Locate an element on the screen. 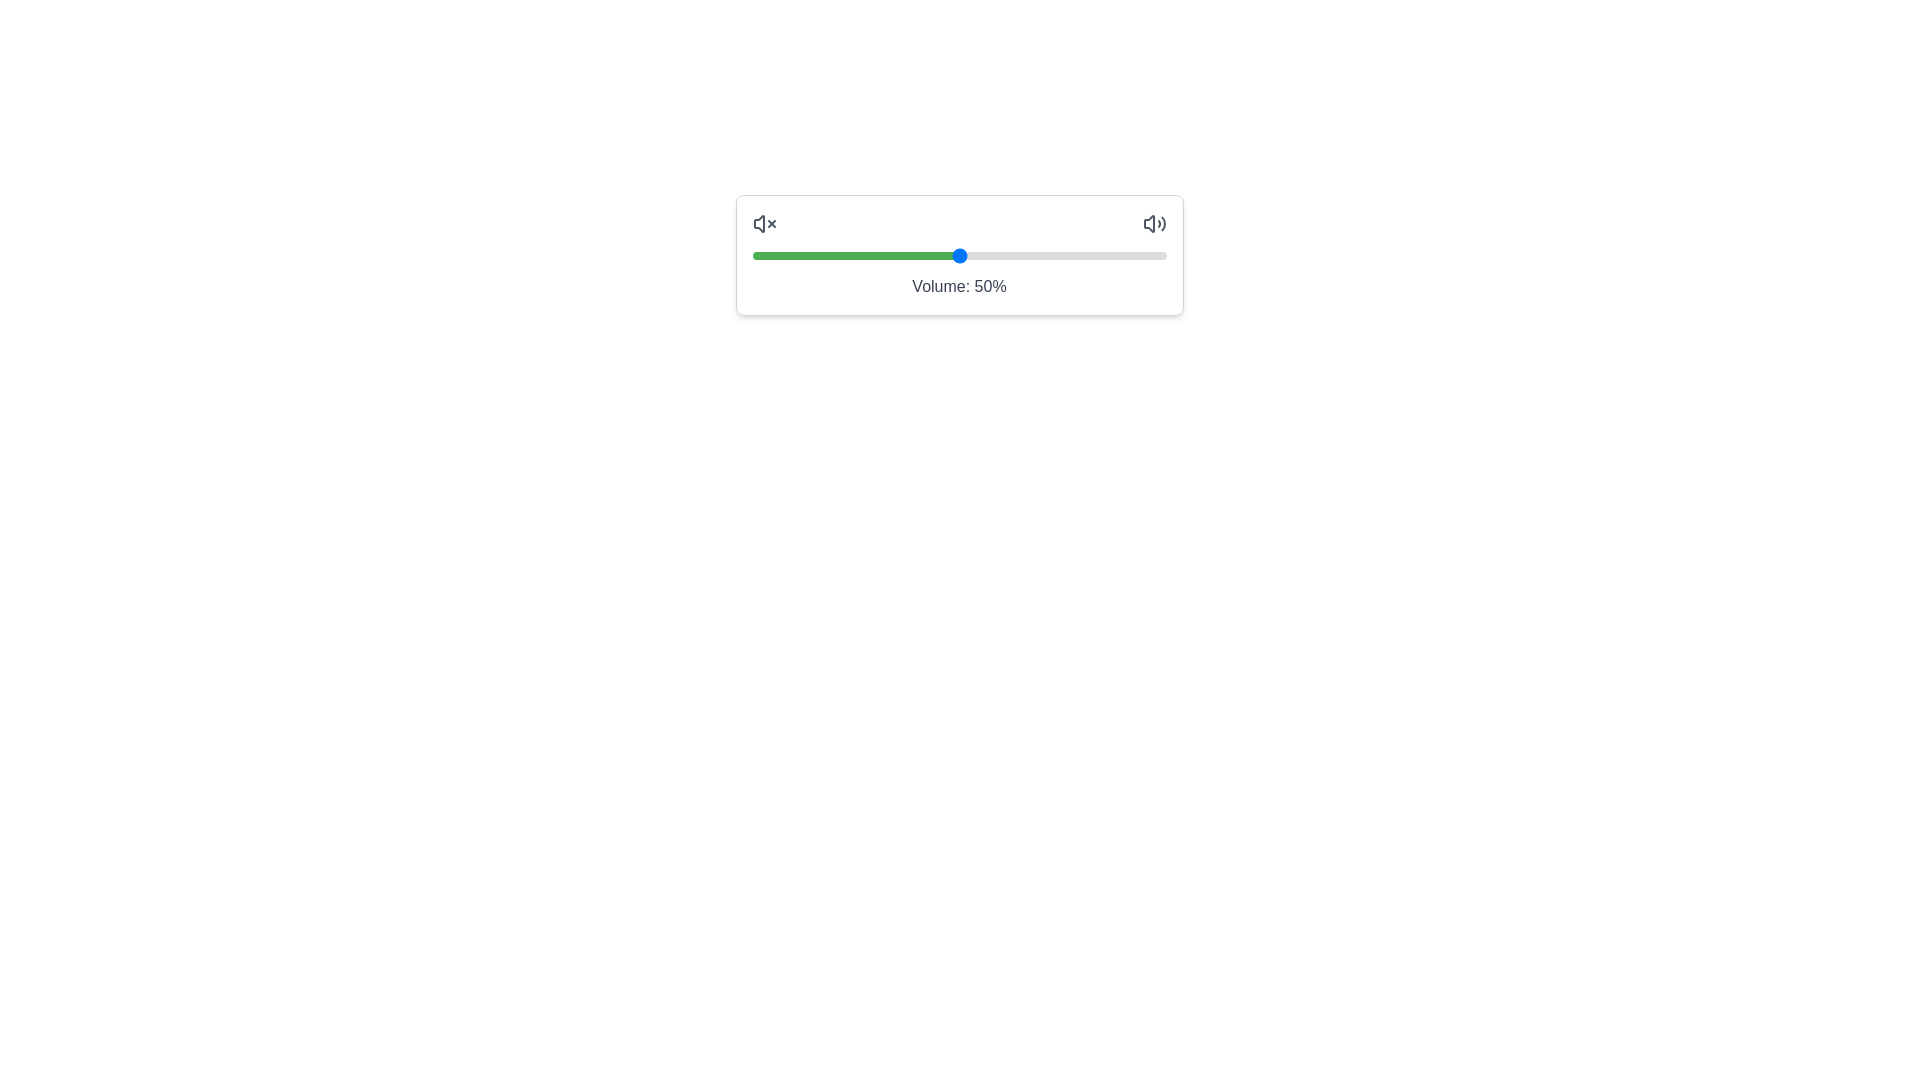 The image size is (1920, 1080). the volume level is located at coordinates (1086, 254).